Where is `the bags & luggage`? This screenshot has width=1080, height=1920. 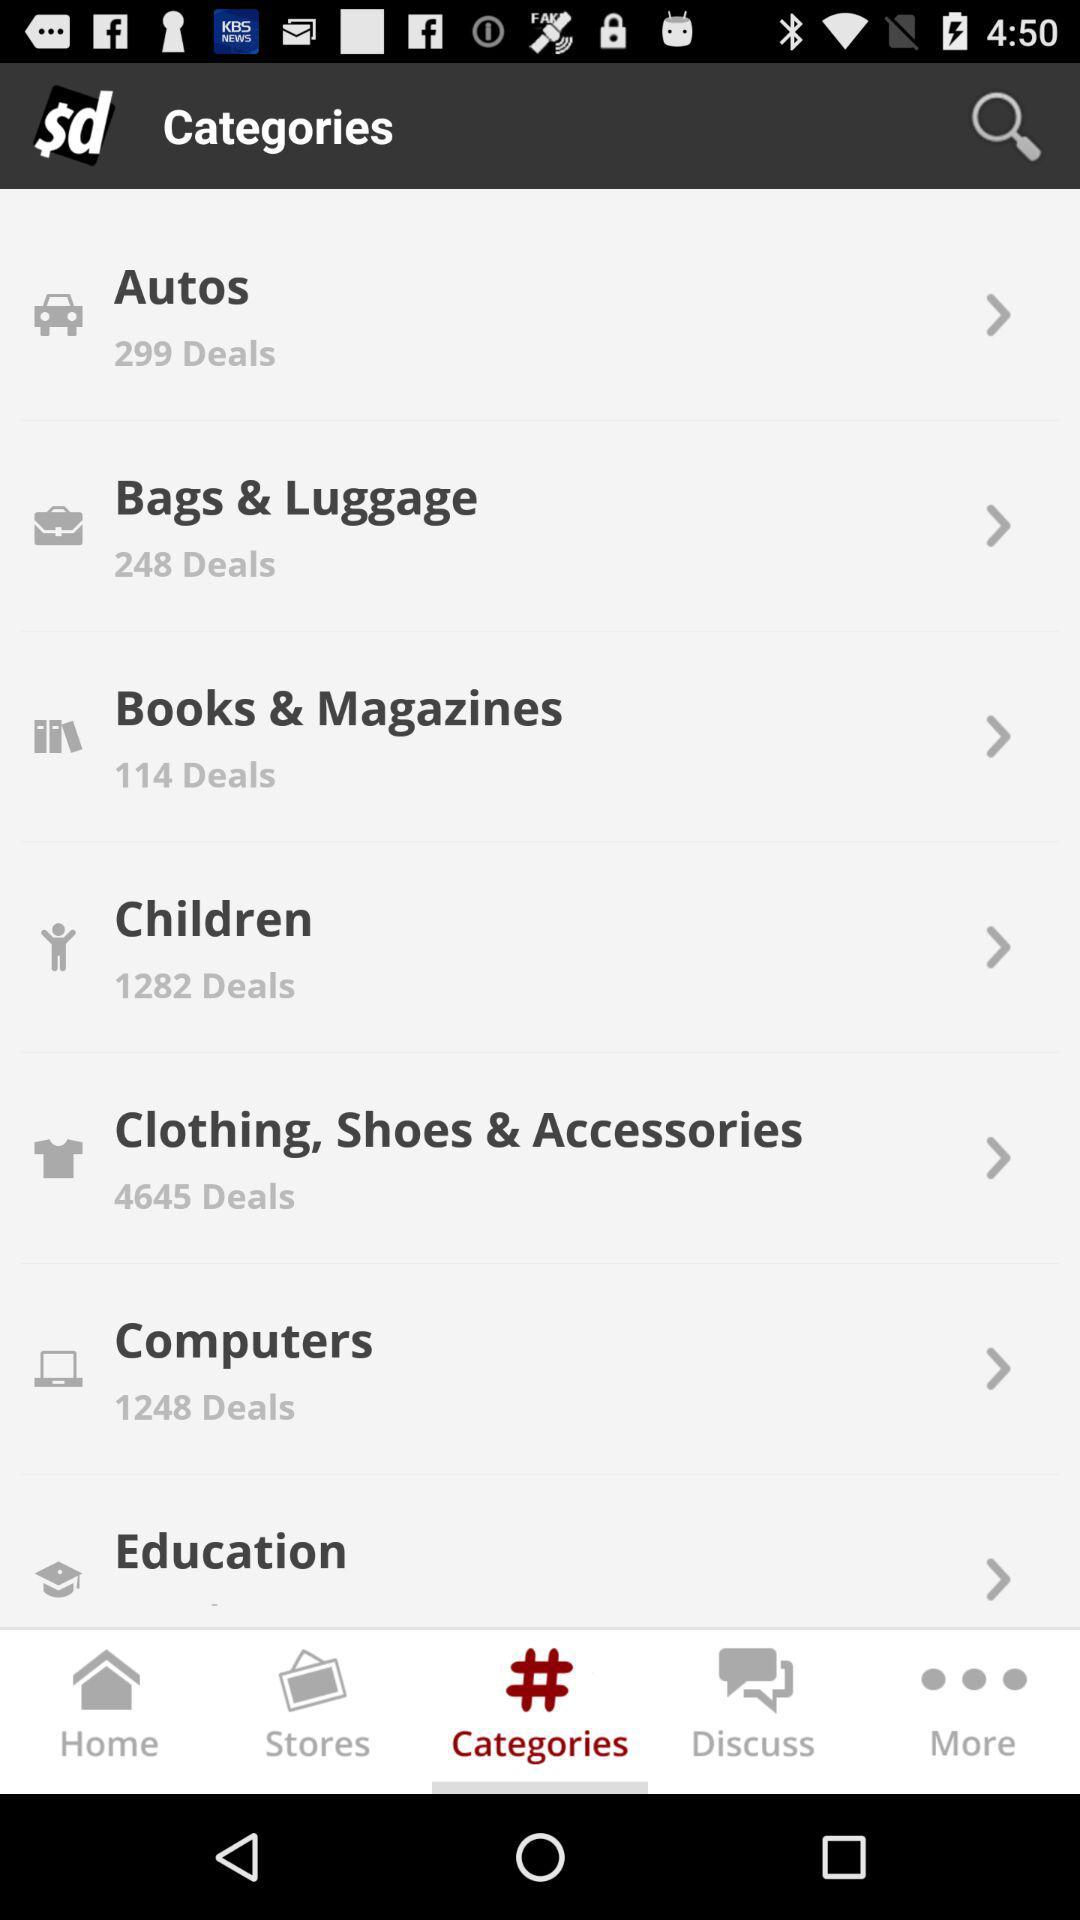
the bags & luggage is located at coordinates (296, 496).